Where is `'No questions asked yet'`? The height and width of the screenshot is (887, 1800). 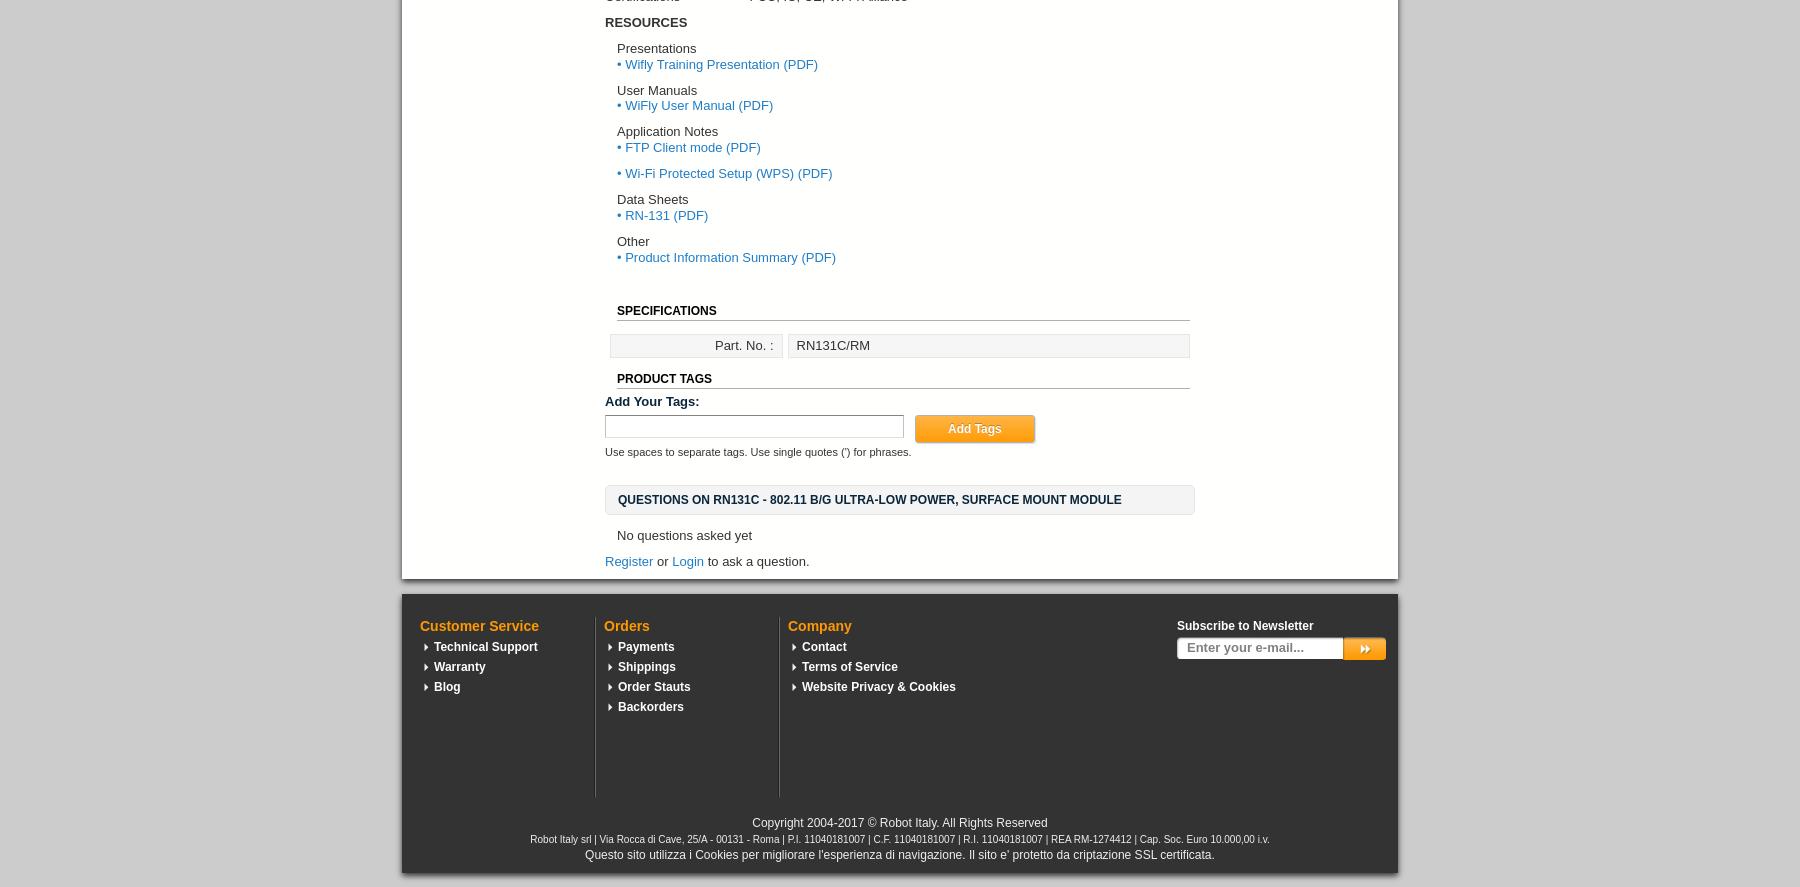 'No questions asked yet' is located at coordinates (617, 534).